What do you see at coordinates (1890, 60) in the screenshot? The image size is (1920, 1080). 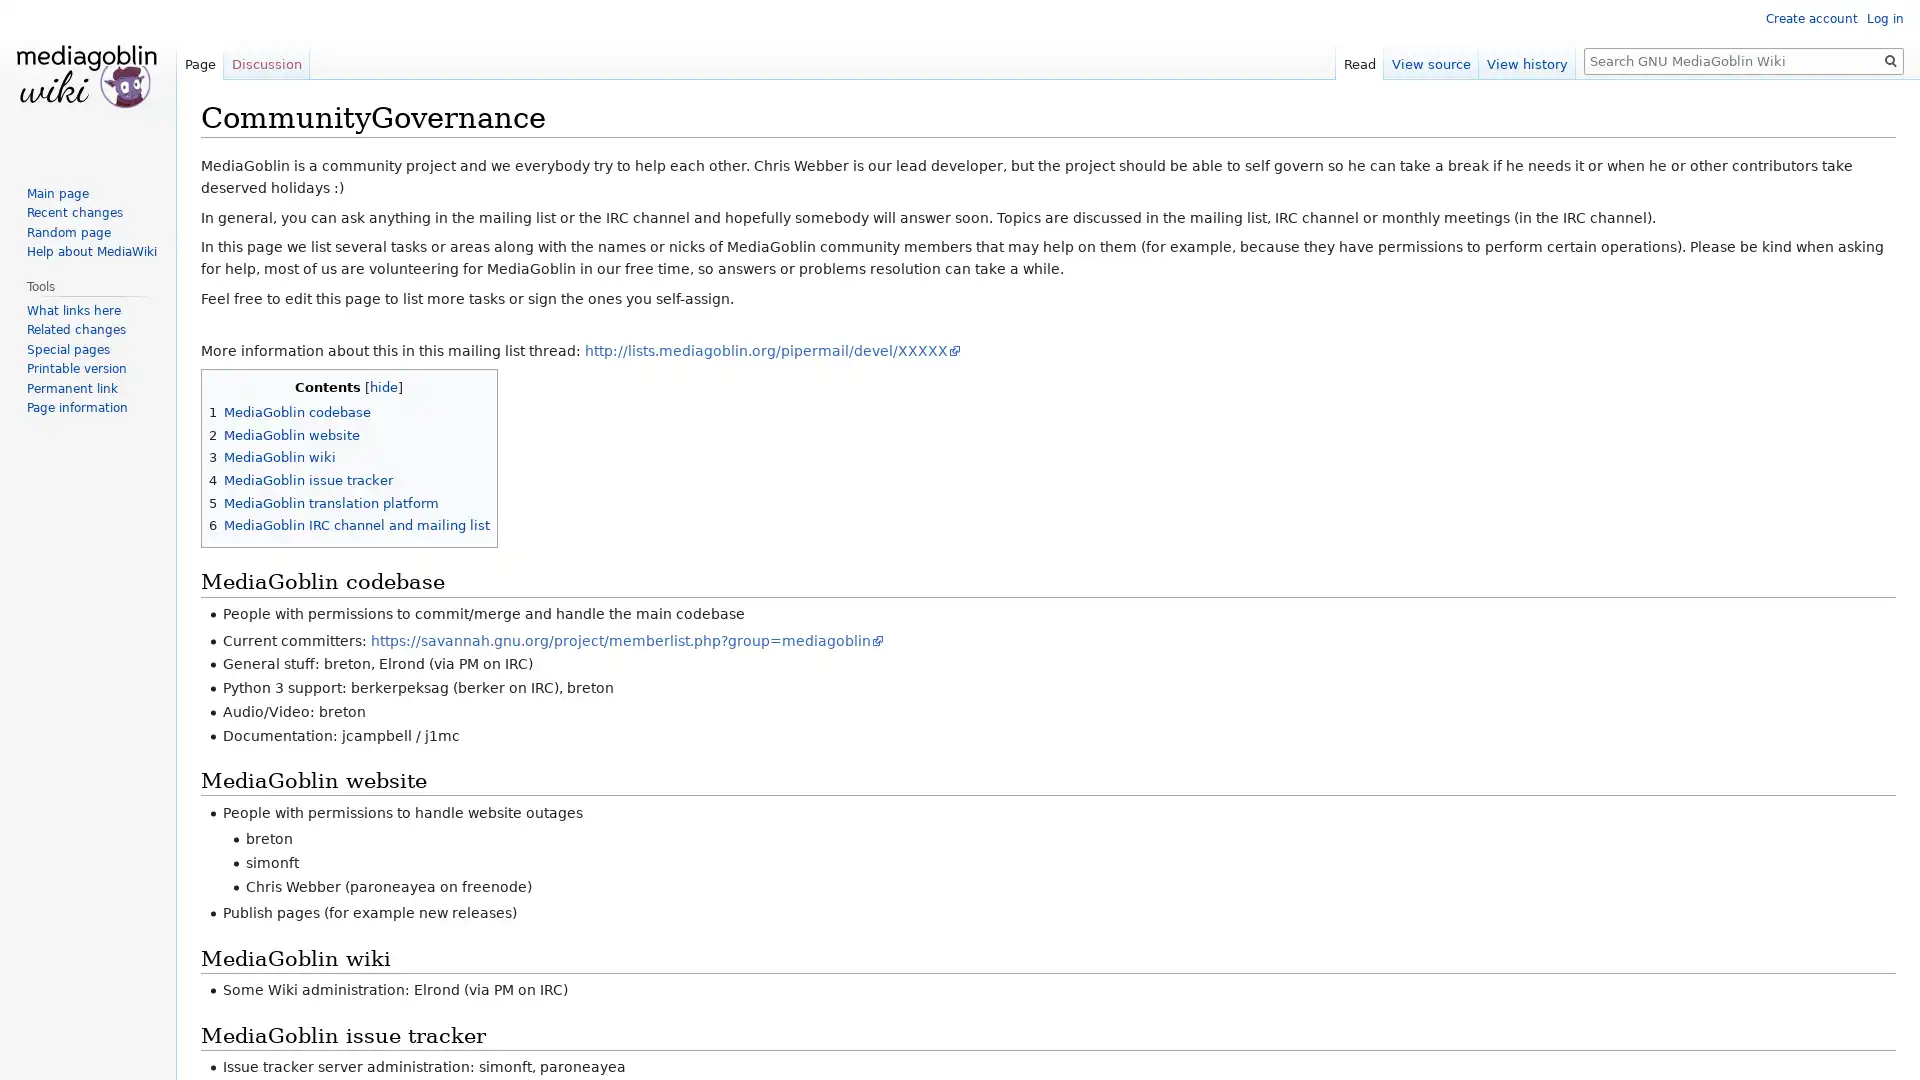 I see `Go` at bounding box center [1890, 60].